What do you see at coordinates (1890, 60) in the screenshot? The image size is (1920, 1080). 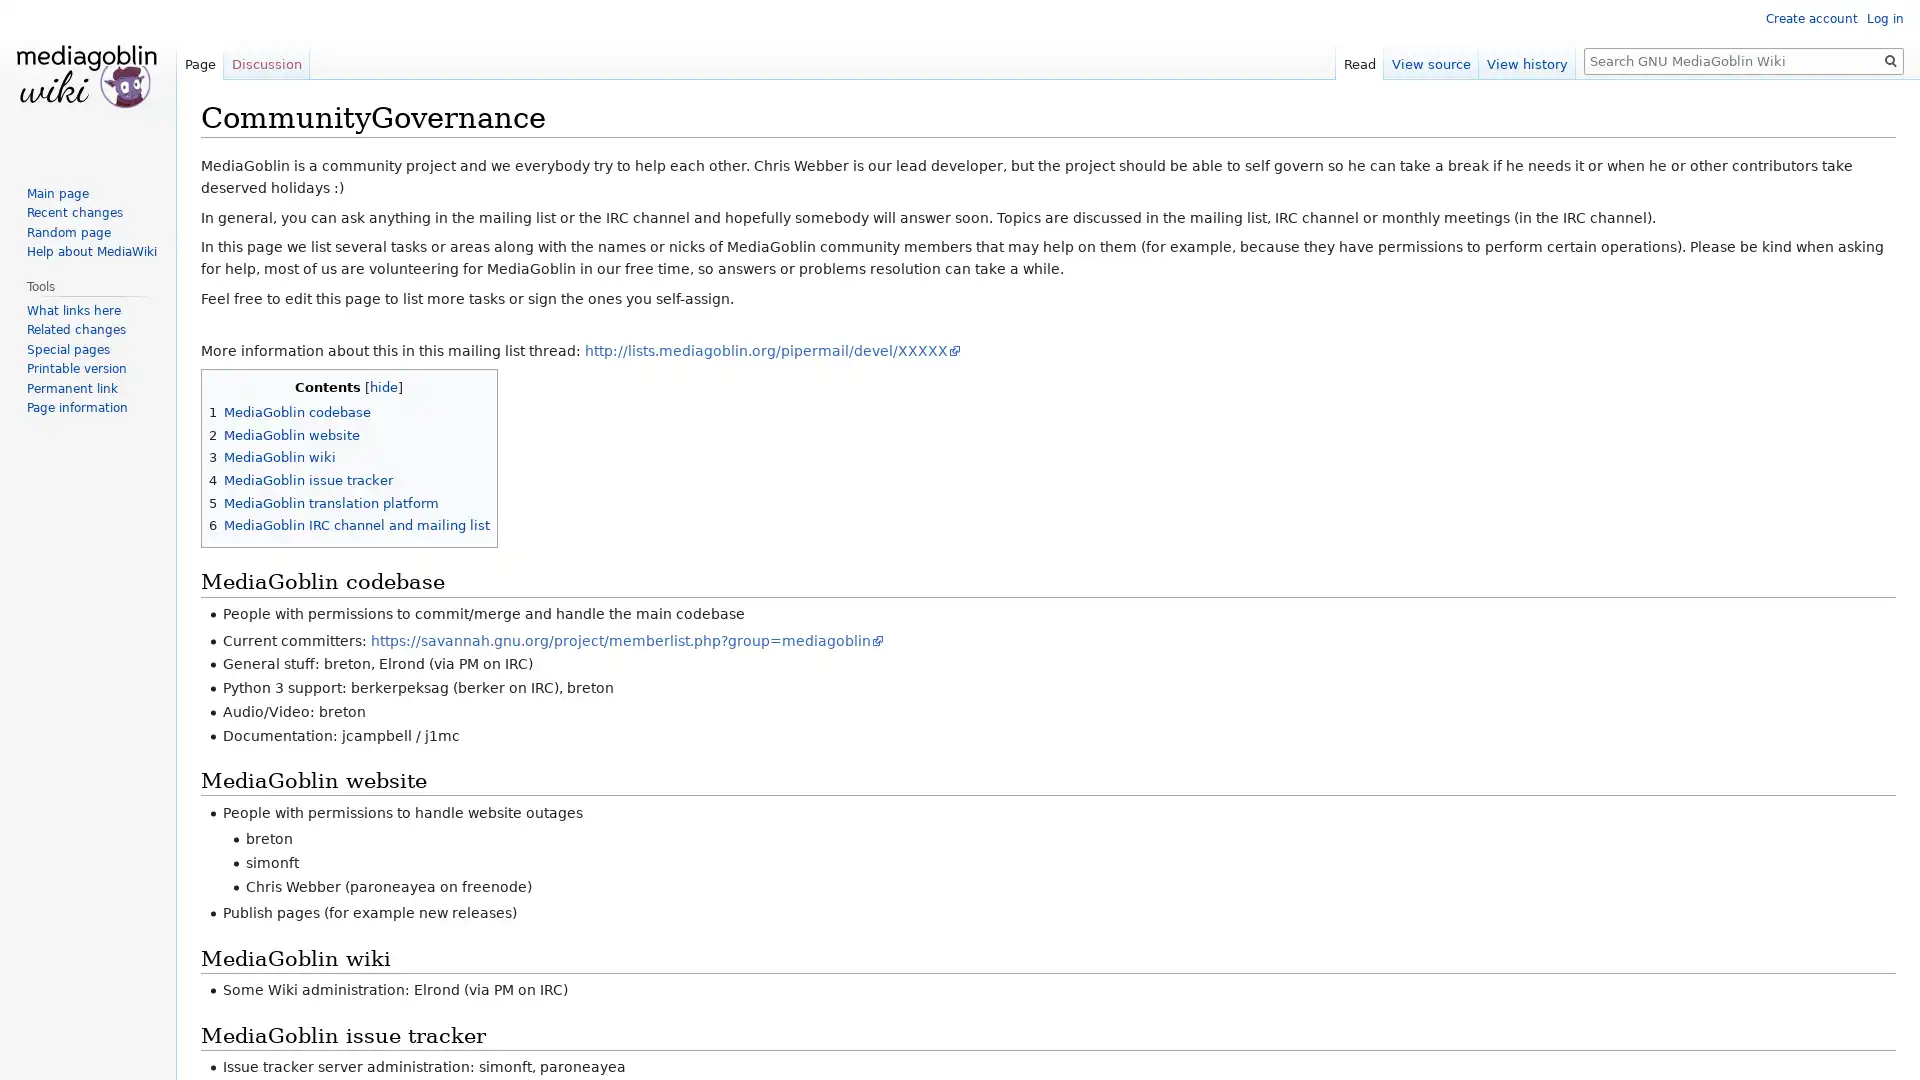 I see `Go` at bounding box center [1890, 60].